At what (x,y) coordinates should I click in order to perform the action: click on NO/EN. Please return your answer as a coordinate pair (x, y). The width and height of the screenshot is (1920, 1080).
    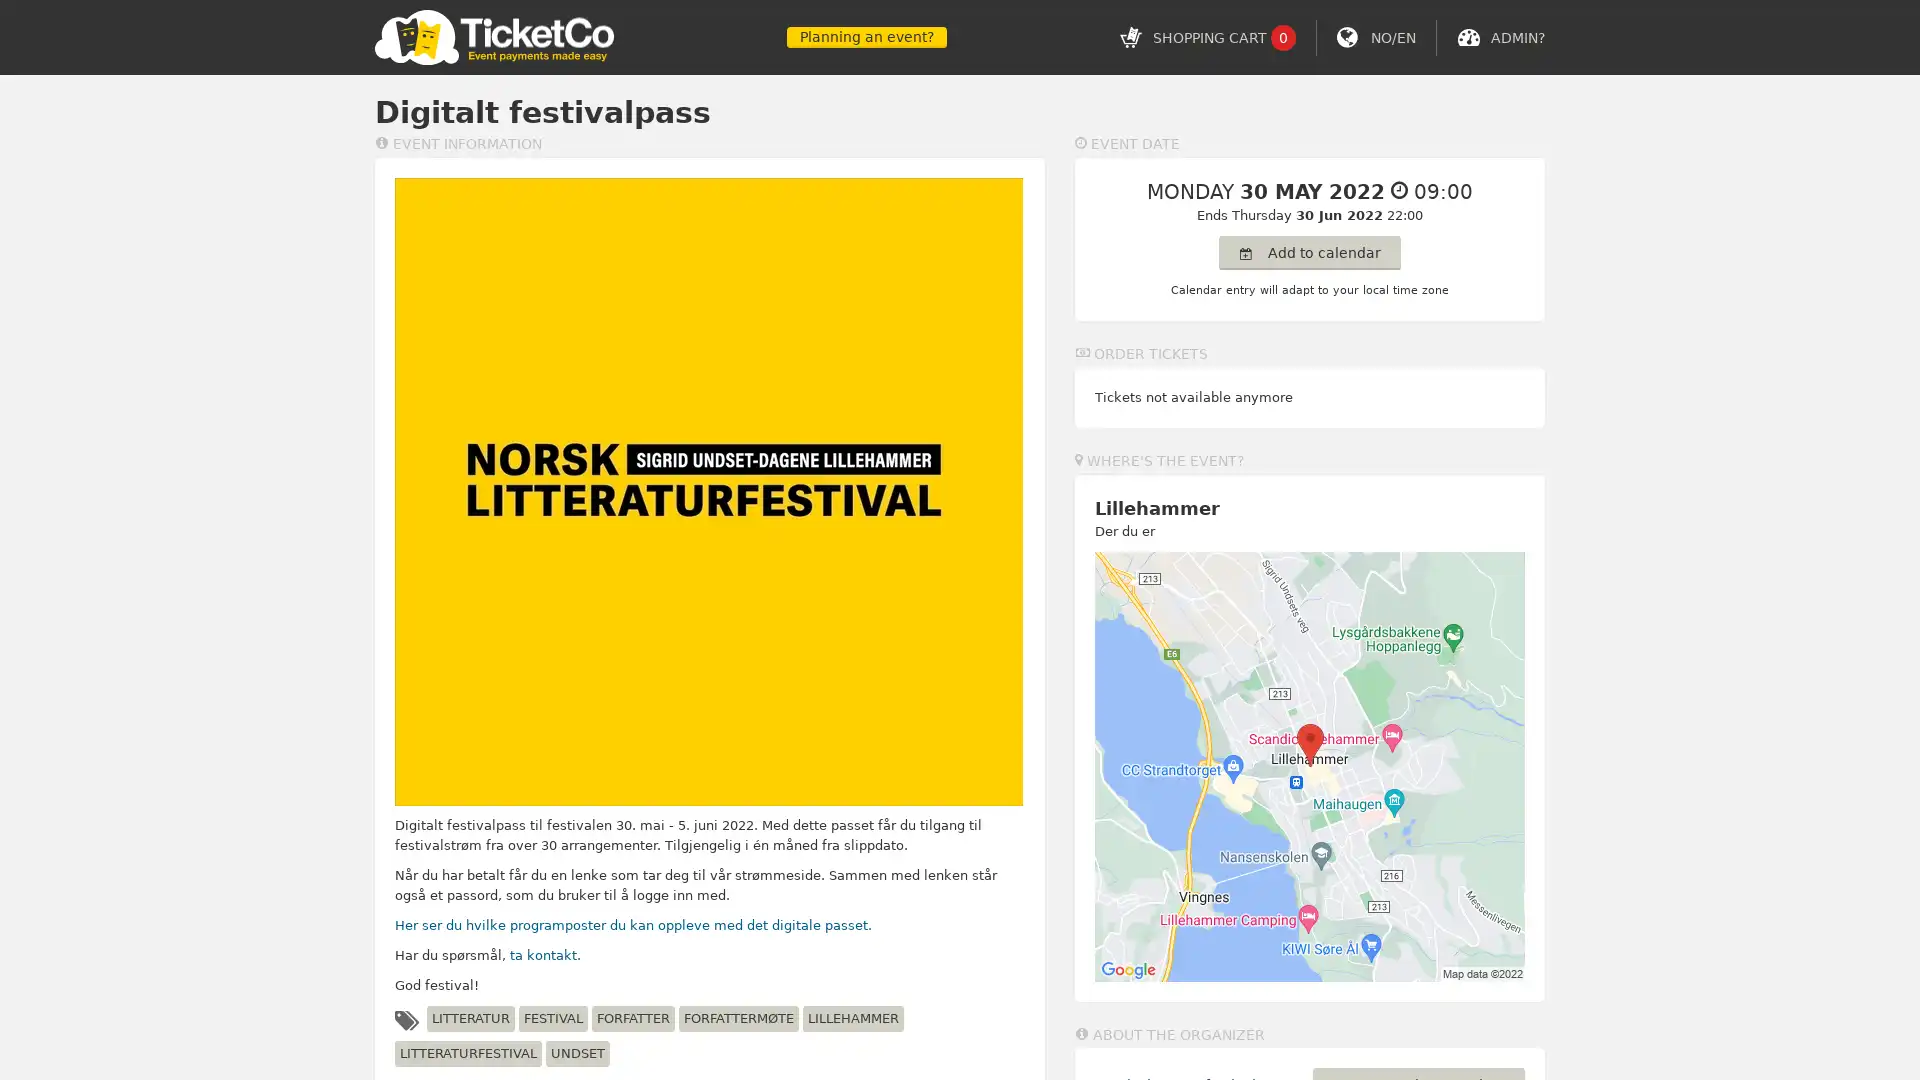
    Looking at the image, I should click on (1392, 37).